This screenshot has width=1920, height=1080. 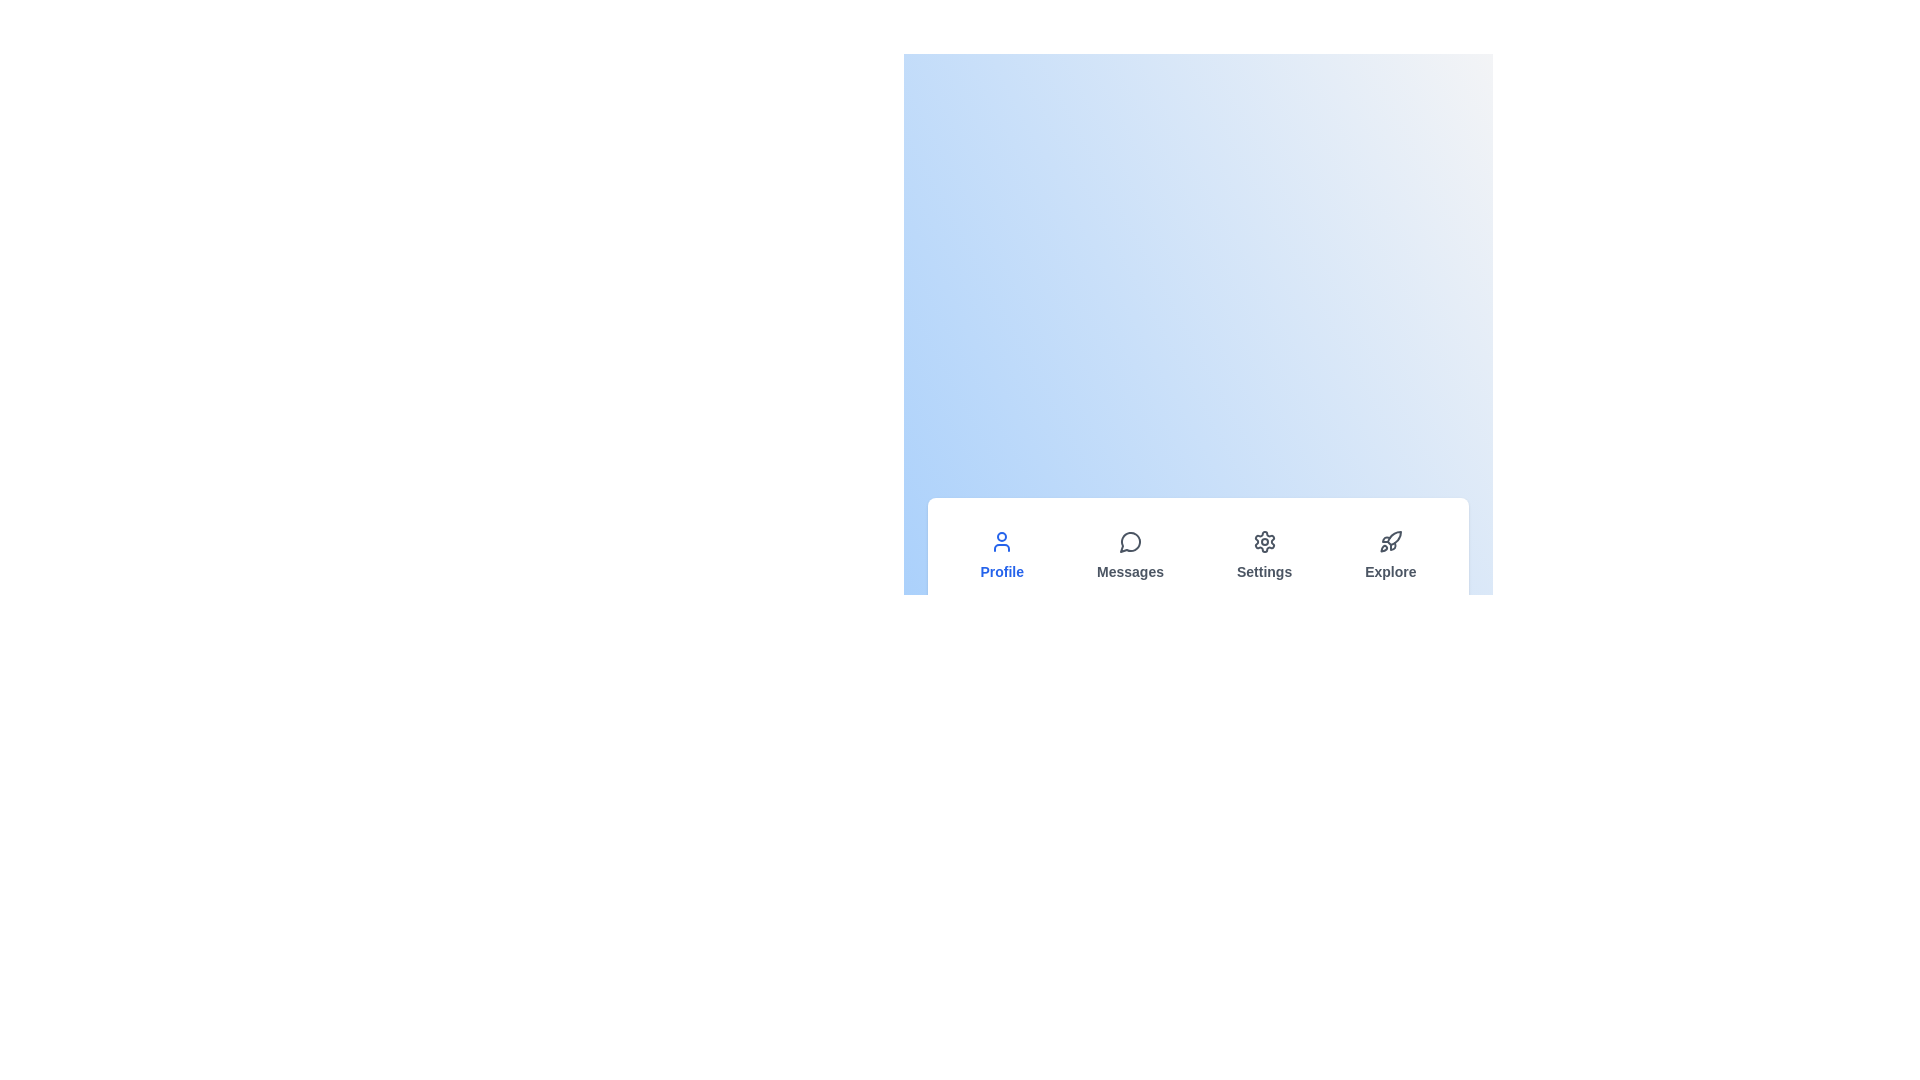 I want to click on the tab labeled Profile to observe the hover effect, so click(x=1002, y=555).